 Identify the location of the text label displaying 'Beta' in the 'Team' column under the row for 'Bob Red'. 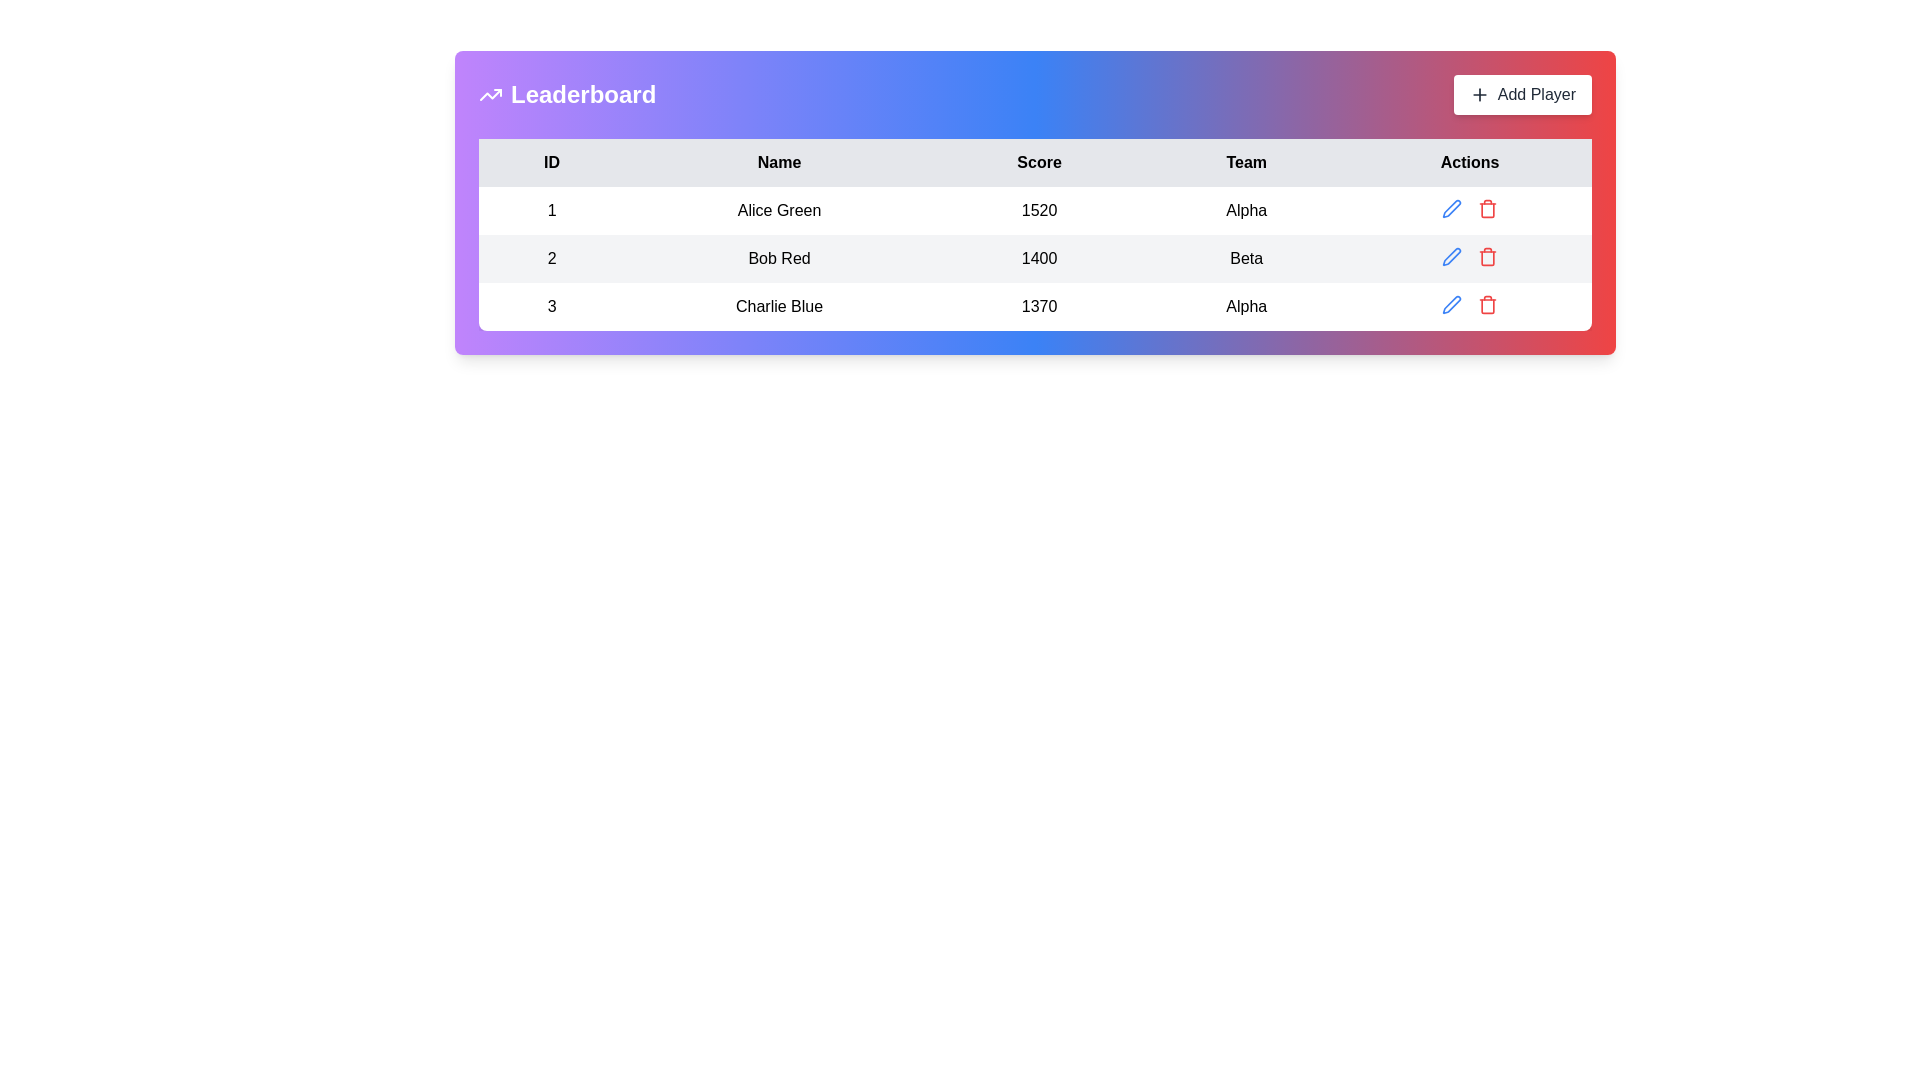
(1245, 257).